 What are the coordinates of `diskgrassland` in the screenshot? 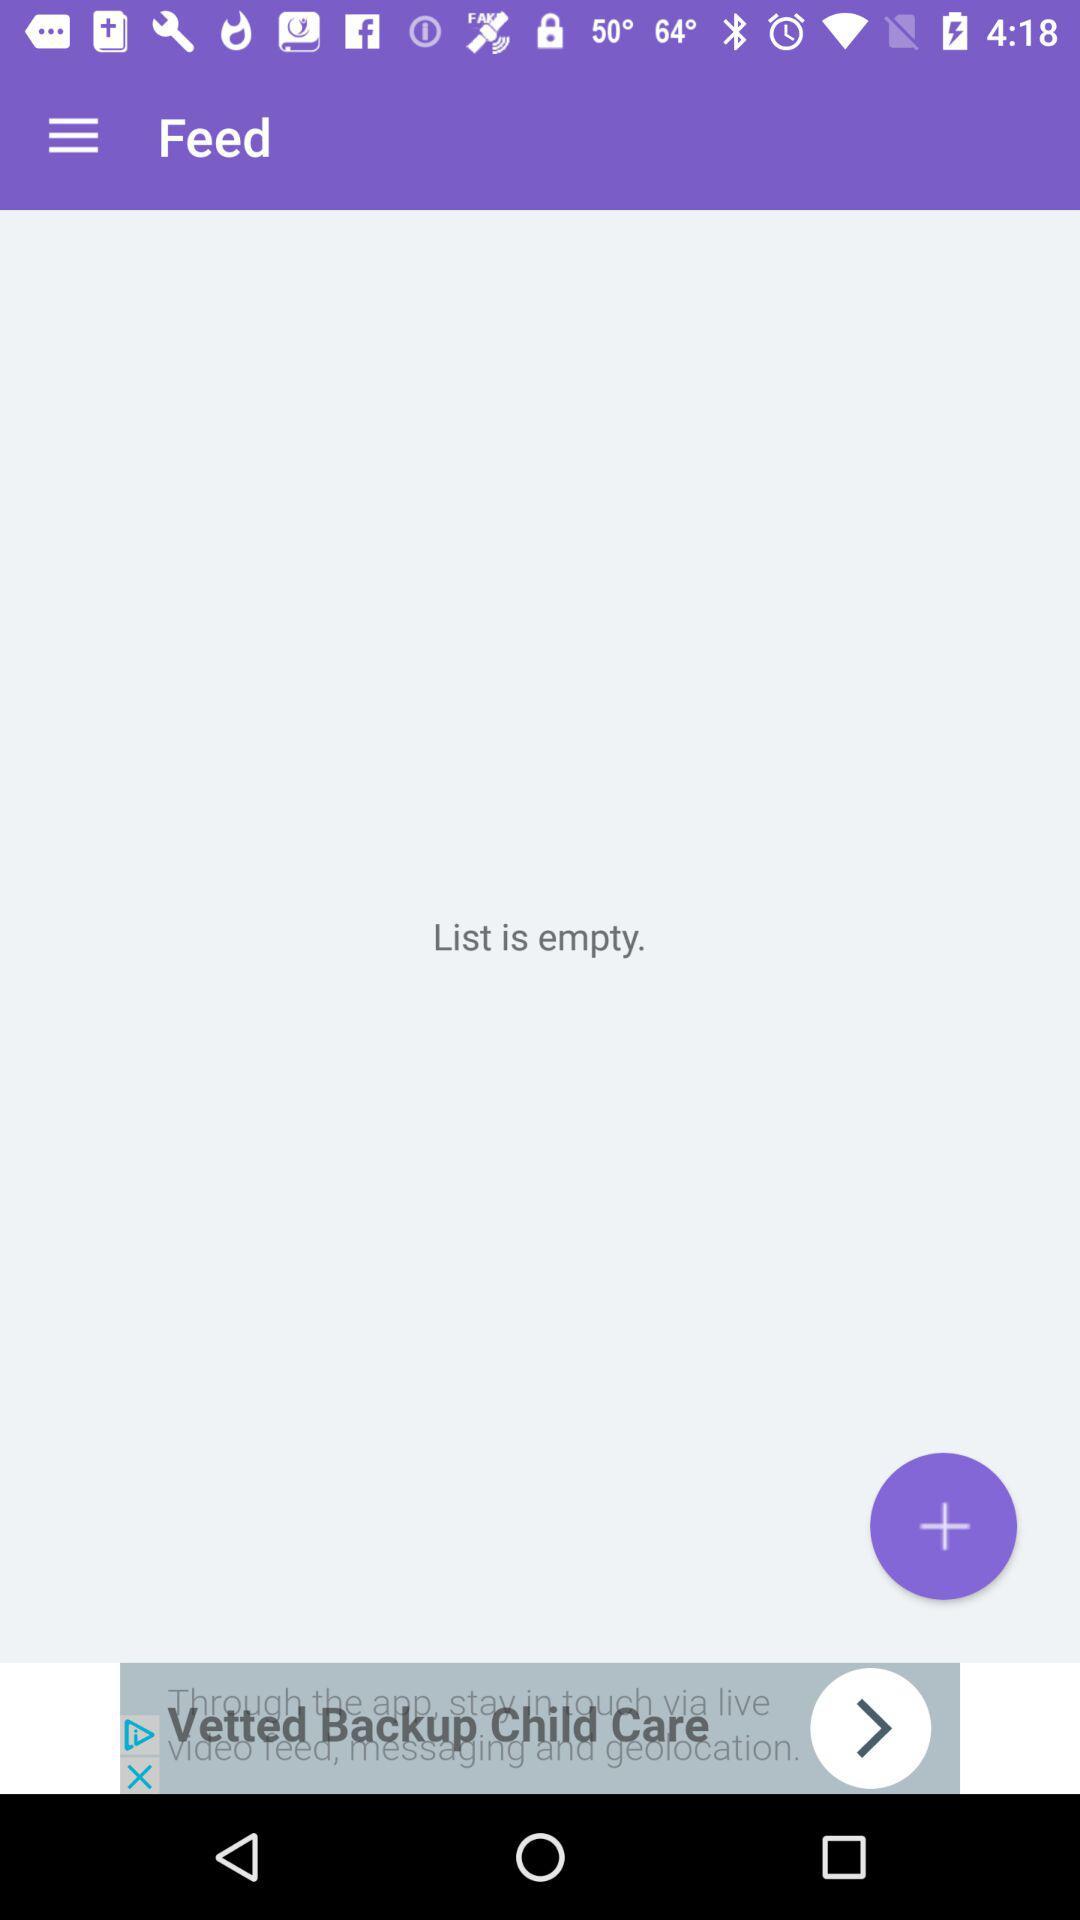 It's located at (540, 935).